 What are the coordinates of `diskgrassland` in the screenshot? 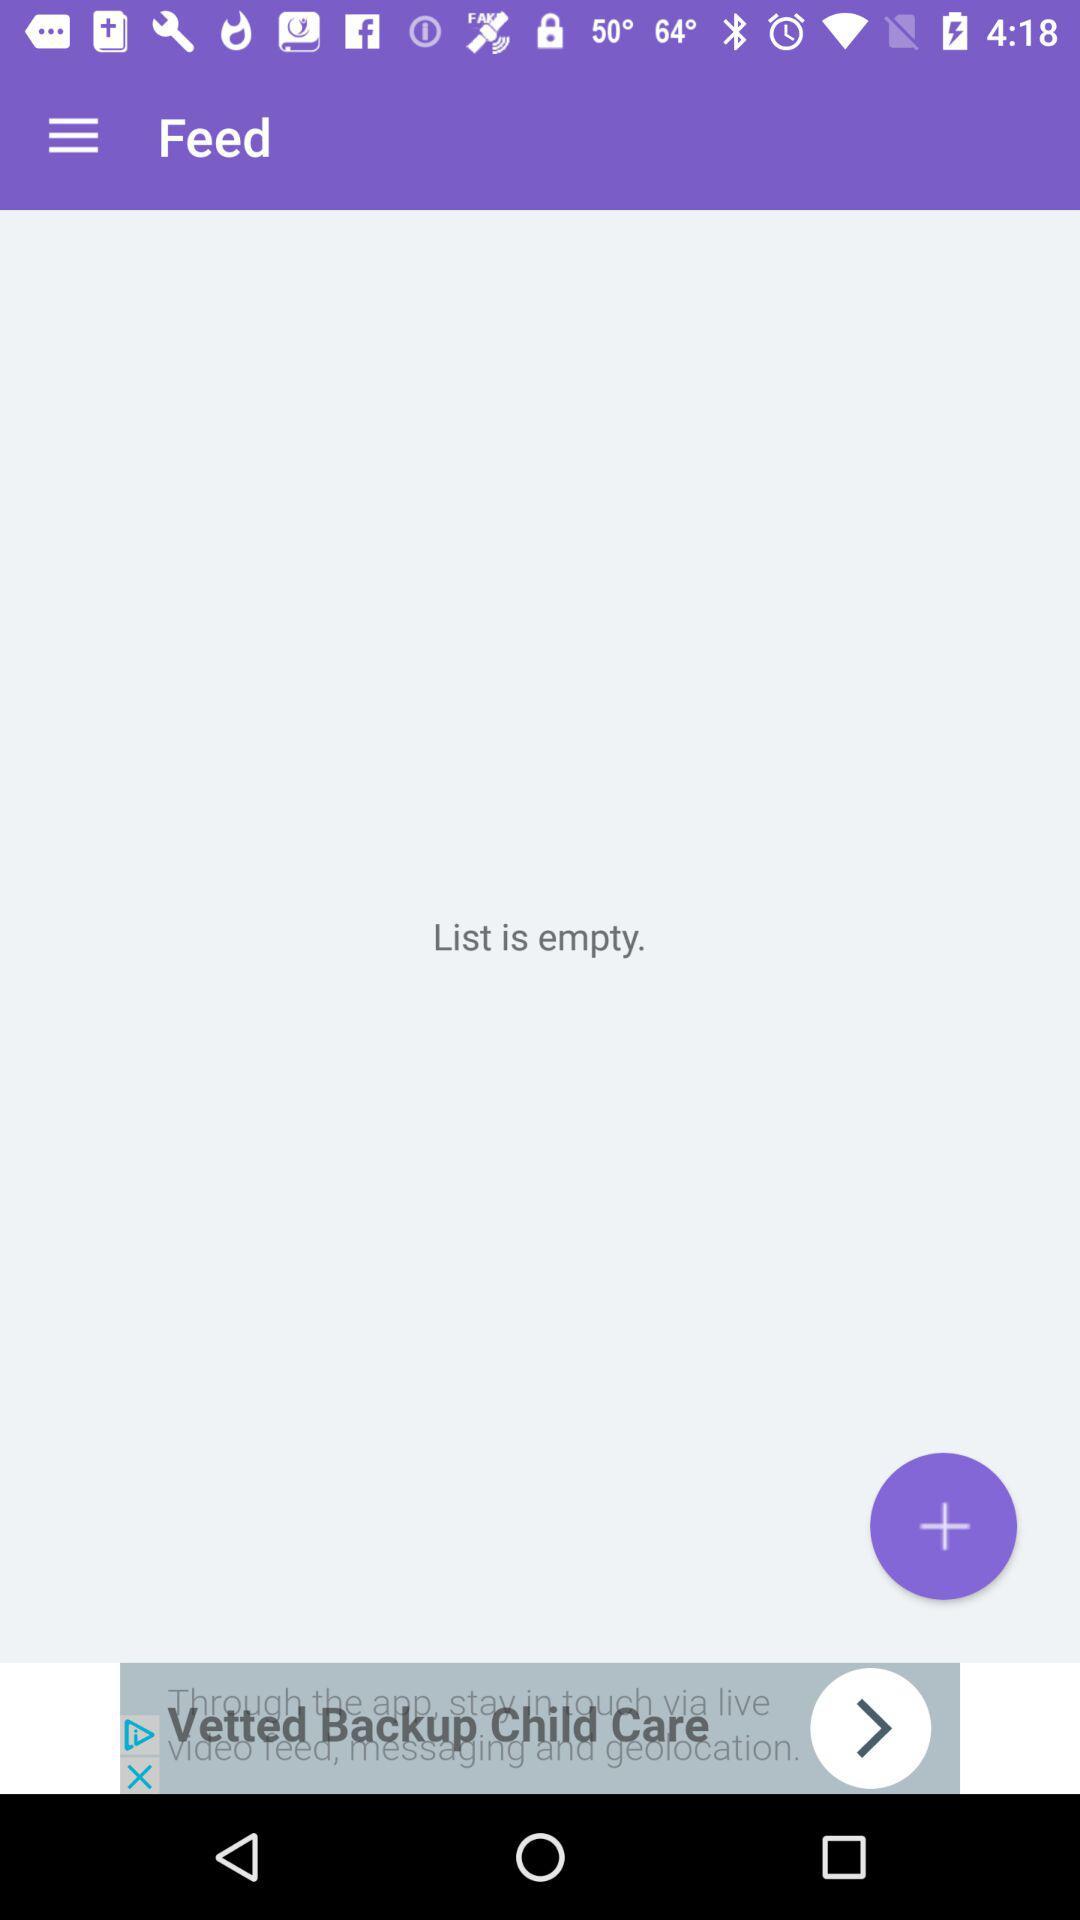 It's located at (540, 935).